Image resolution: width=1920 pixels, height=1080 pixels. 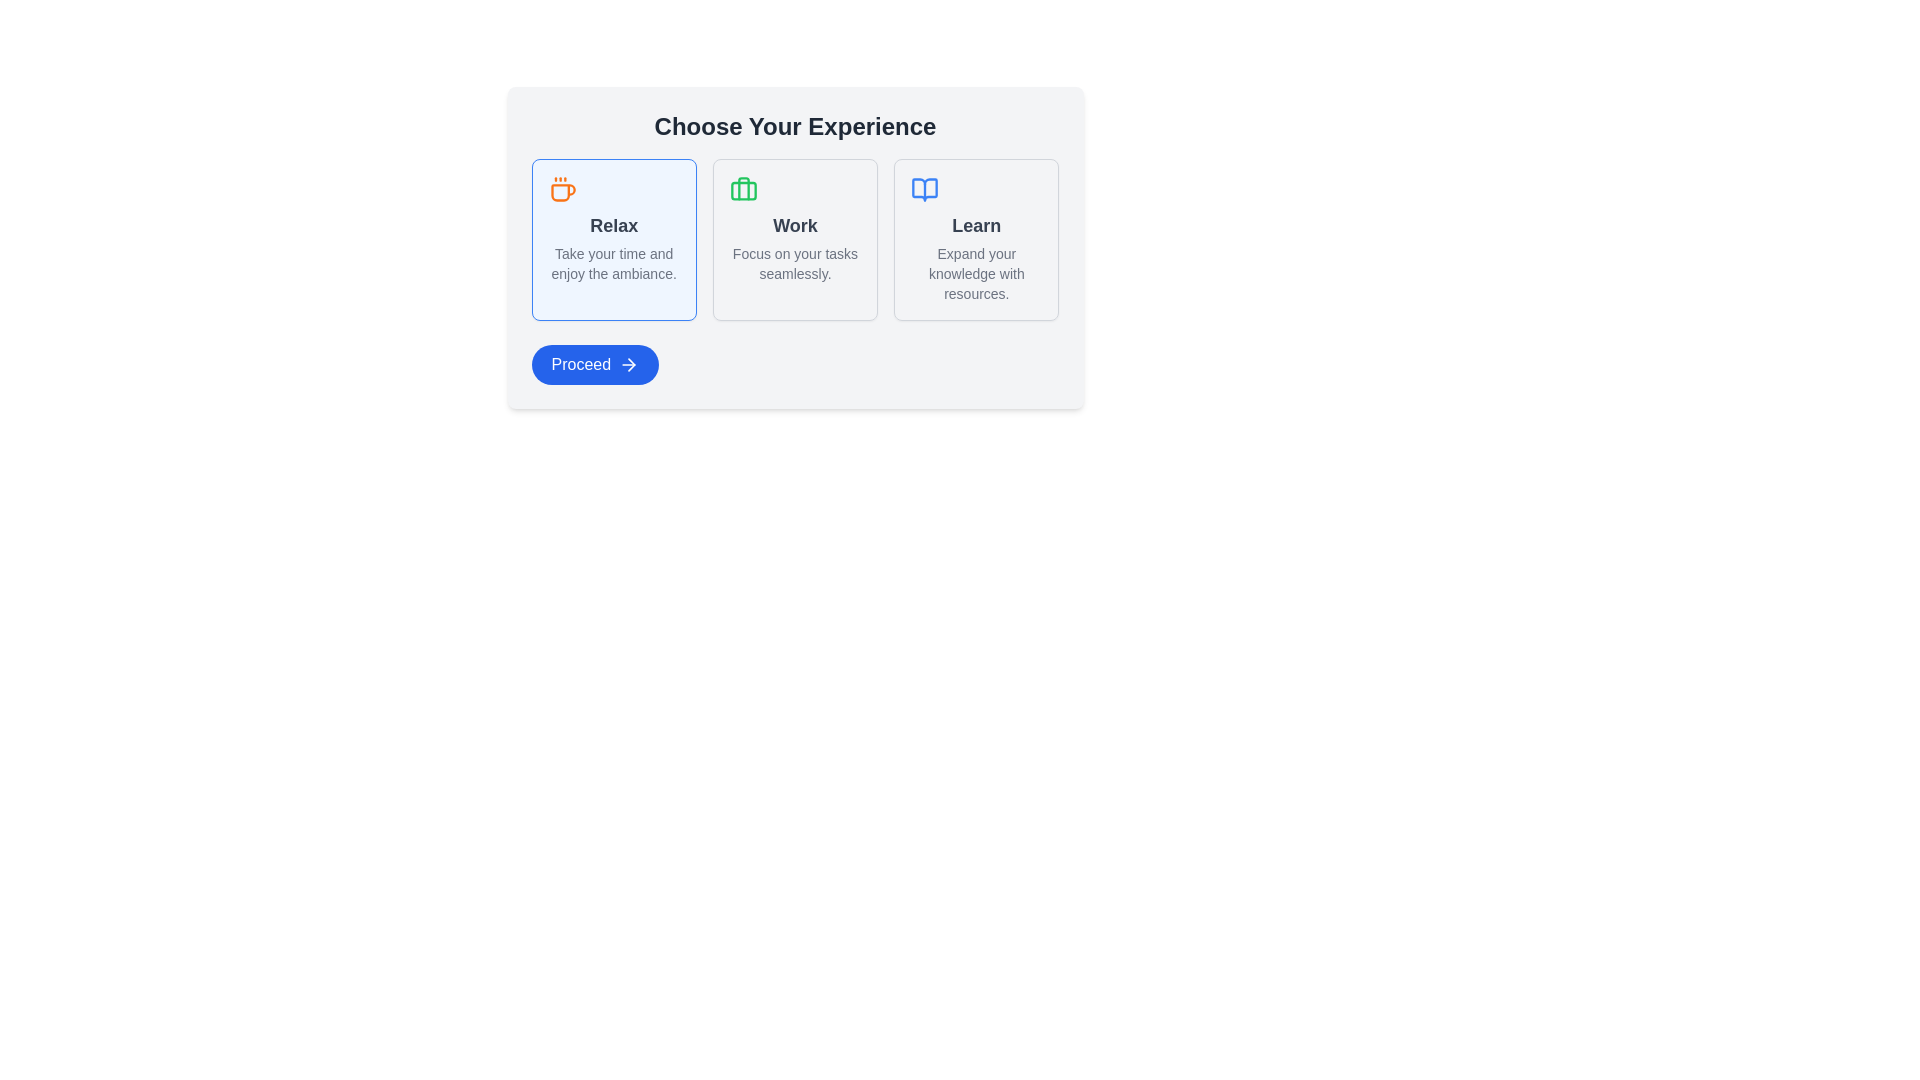 I want to click on text label that serves as the header for the 'Work' option, positioned beneath a green briefcase icon and above the smaller text 'Focus on your tasks seamlessly.', so click(x=794, y=225).